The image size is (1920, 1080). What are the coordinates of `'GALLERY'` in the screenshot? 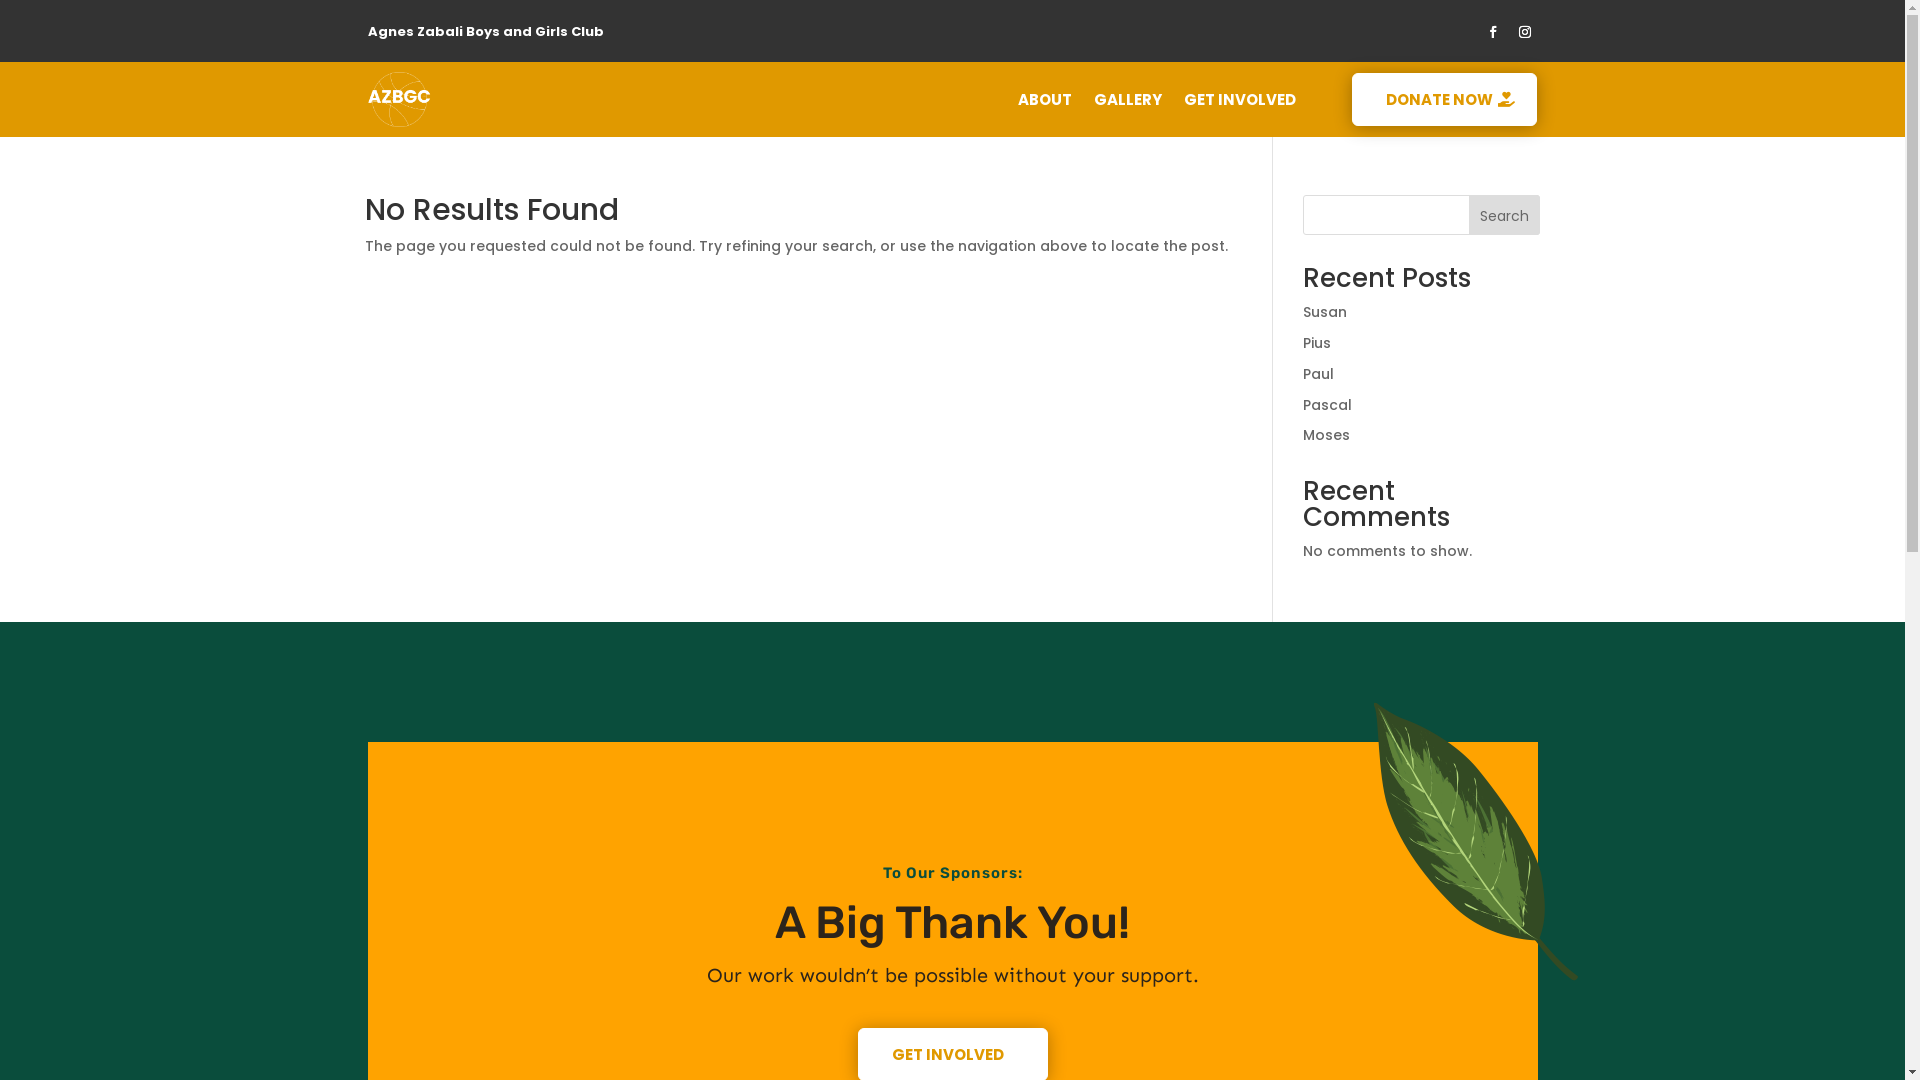 It's located at (1128, 104).